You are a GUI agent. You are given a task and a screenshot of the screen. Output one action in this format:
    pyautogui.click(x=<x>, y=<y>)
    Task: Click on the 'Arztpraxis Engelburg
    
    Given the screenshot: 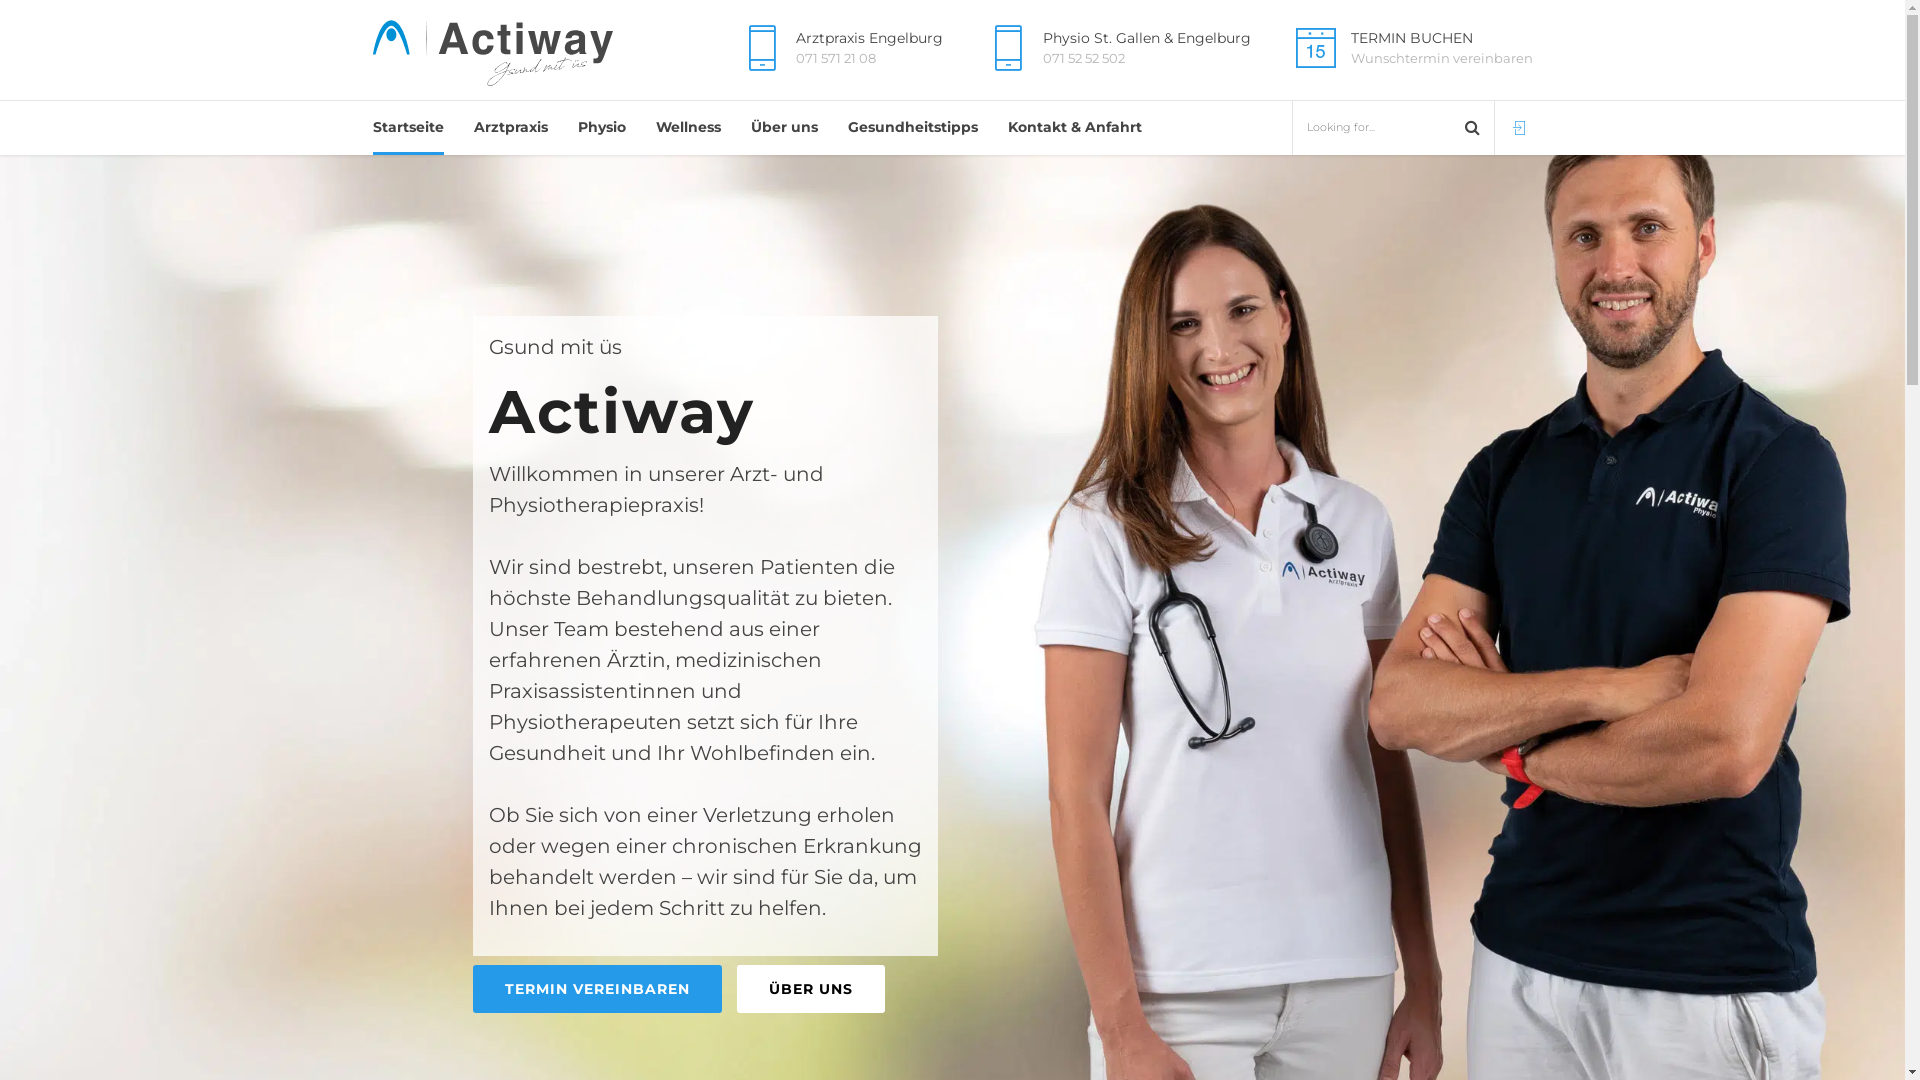 What is the action you would take?
    pyautogui.click(x=730, y=46)
    